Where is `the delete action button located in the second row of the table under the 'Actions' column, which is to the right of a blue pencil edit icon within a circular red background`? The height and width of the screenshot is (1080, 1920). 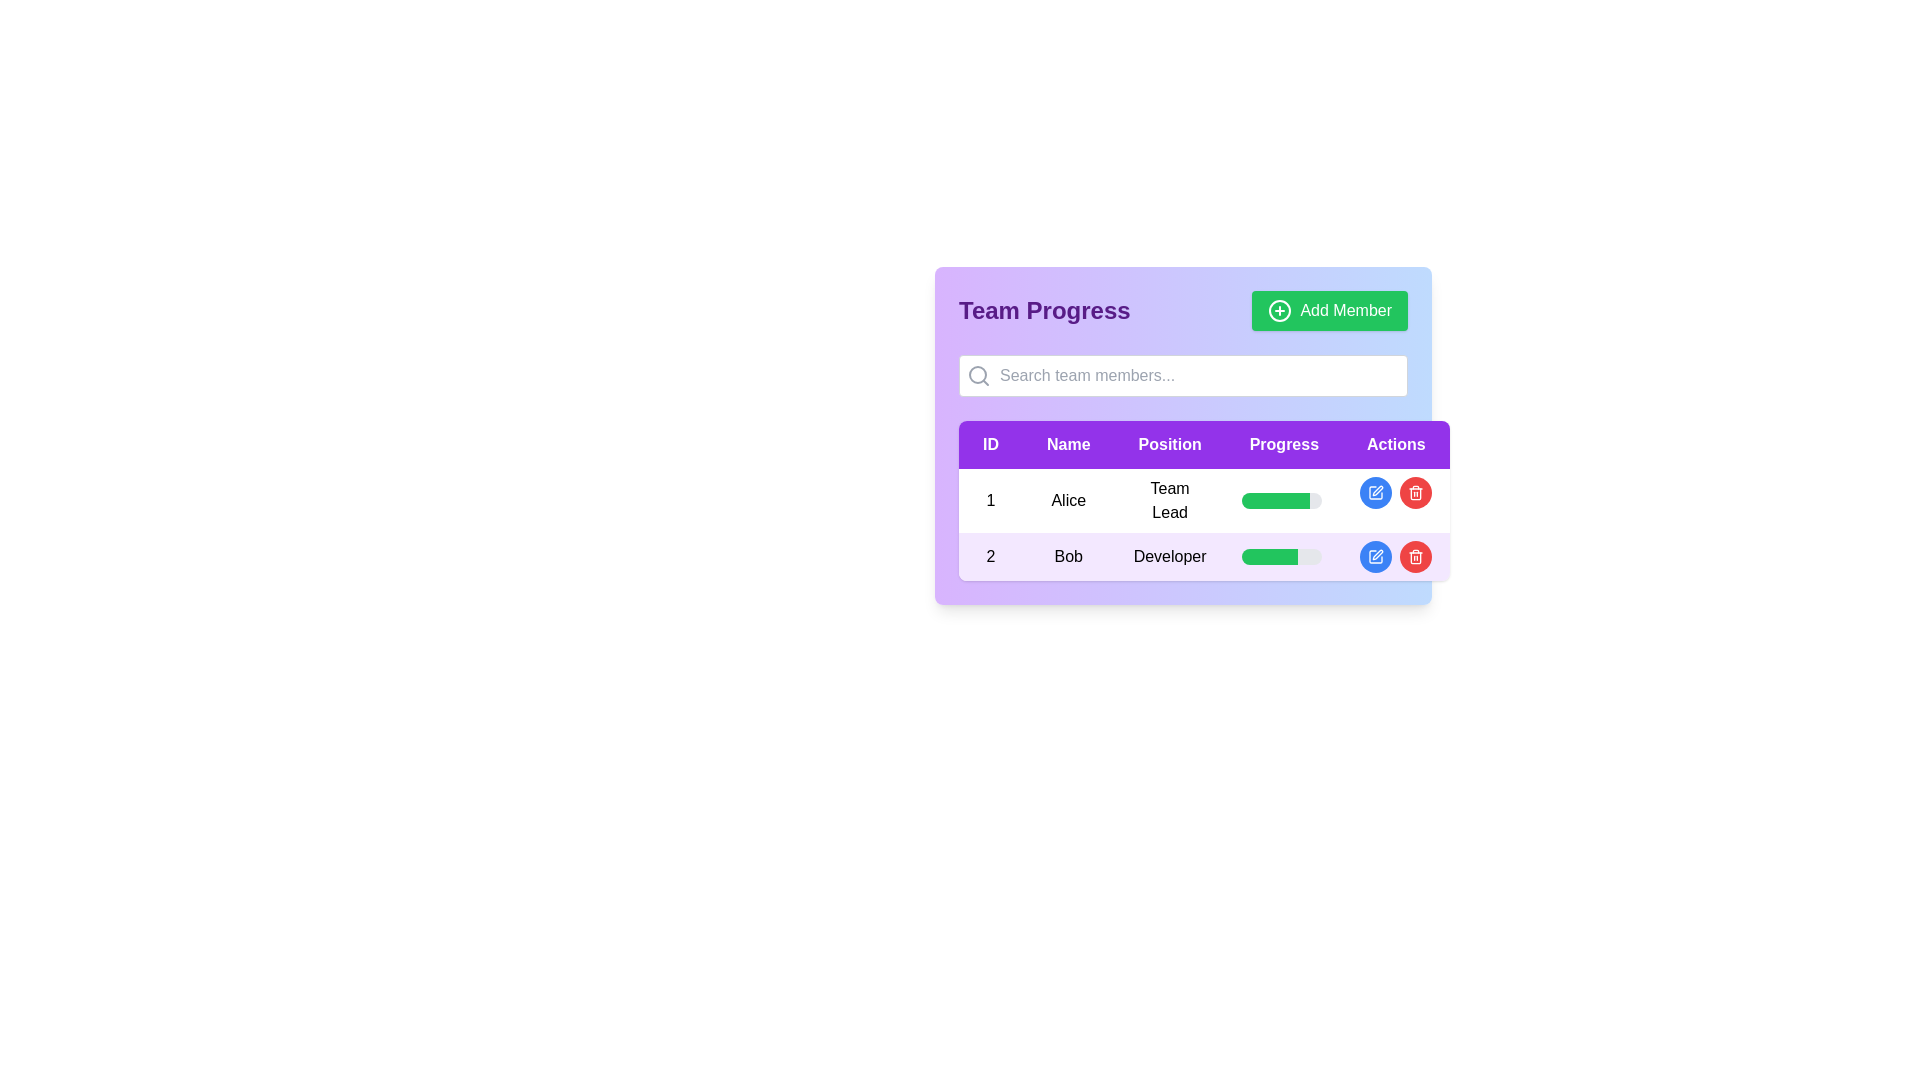
the delete action button located in the second row of the table under the 'Actions' column, which is to the right of a blue pencil edit icon within a circular red background is located at coordinates (1415, 493).